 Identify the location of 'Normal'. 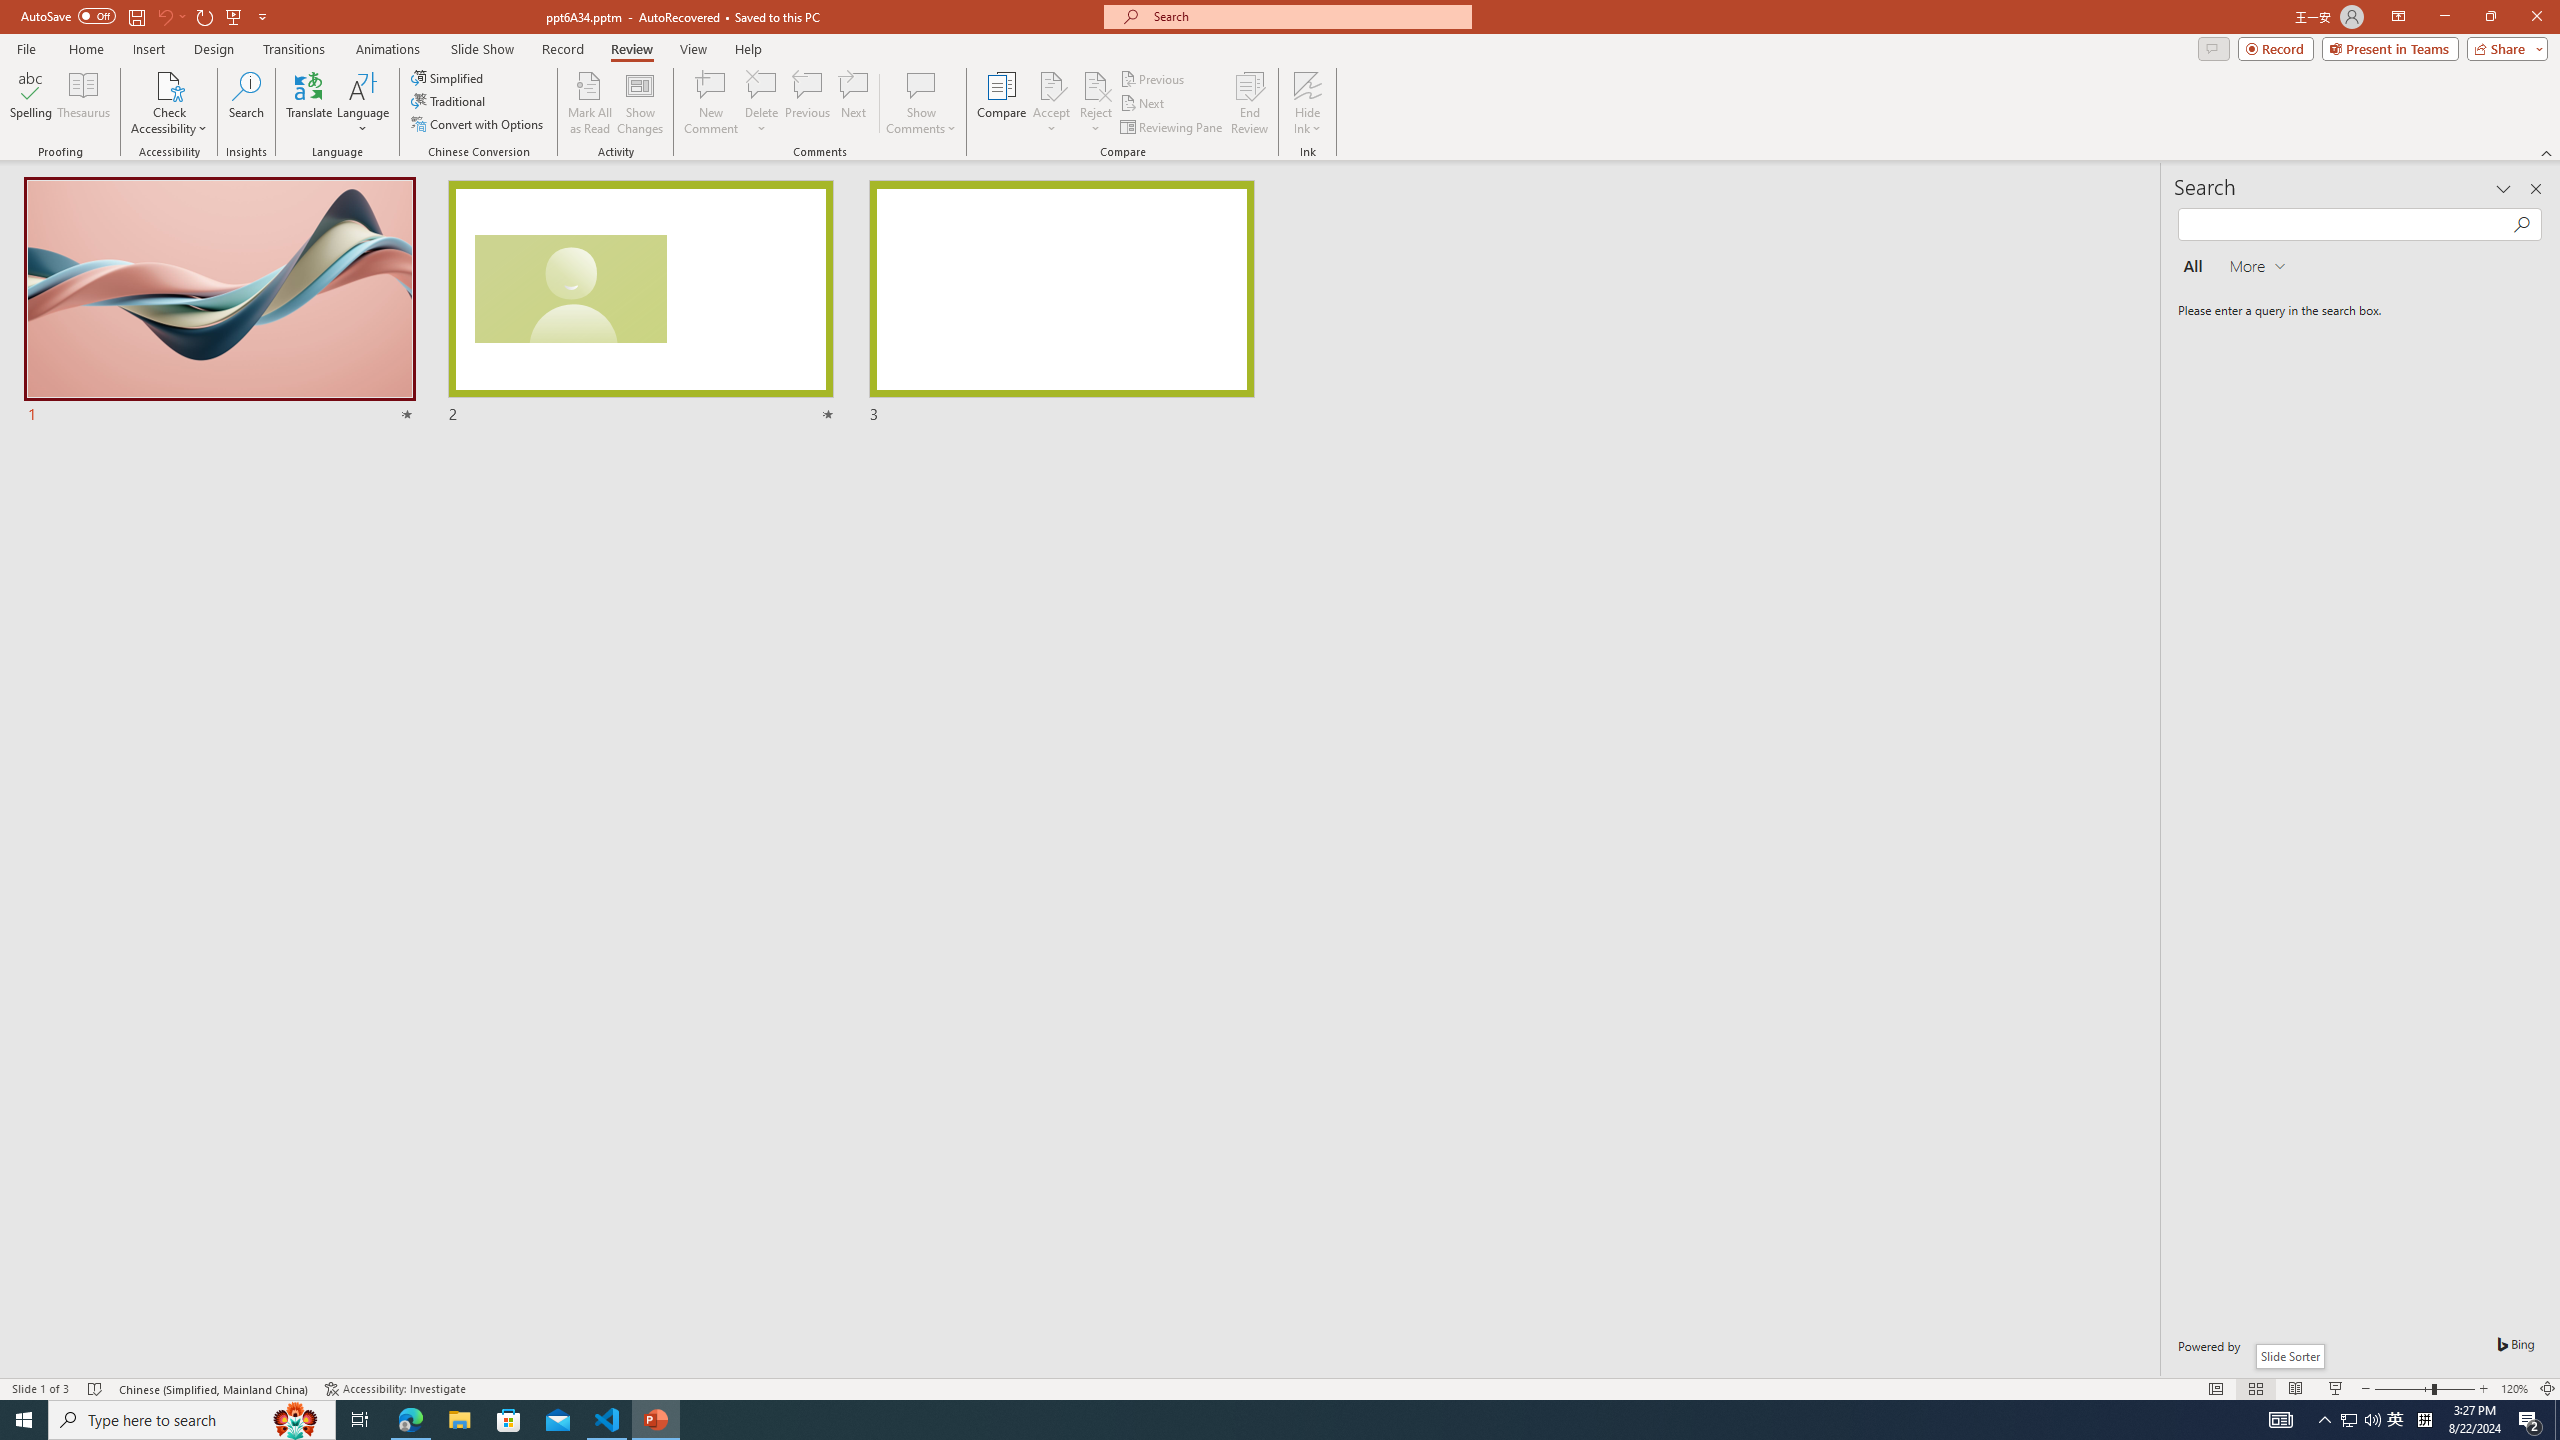
(2214, 1389).